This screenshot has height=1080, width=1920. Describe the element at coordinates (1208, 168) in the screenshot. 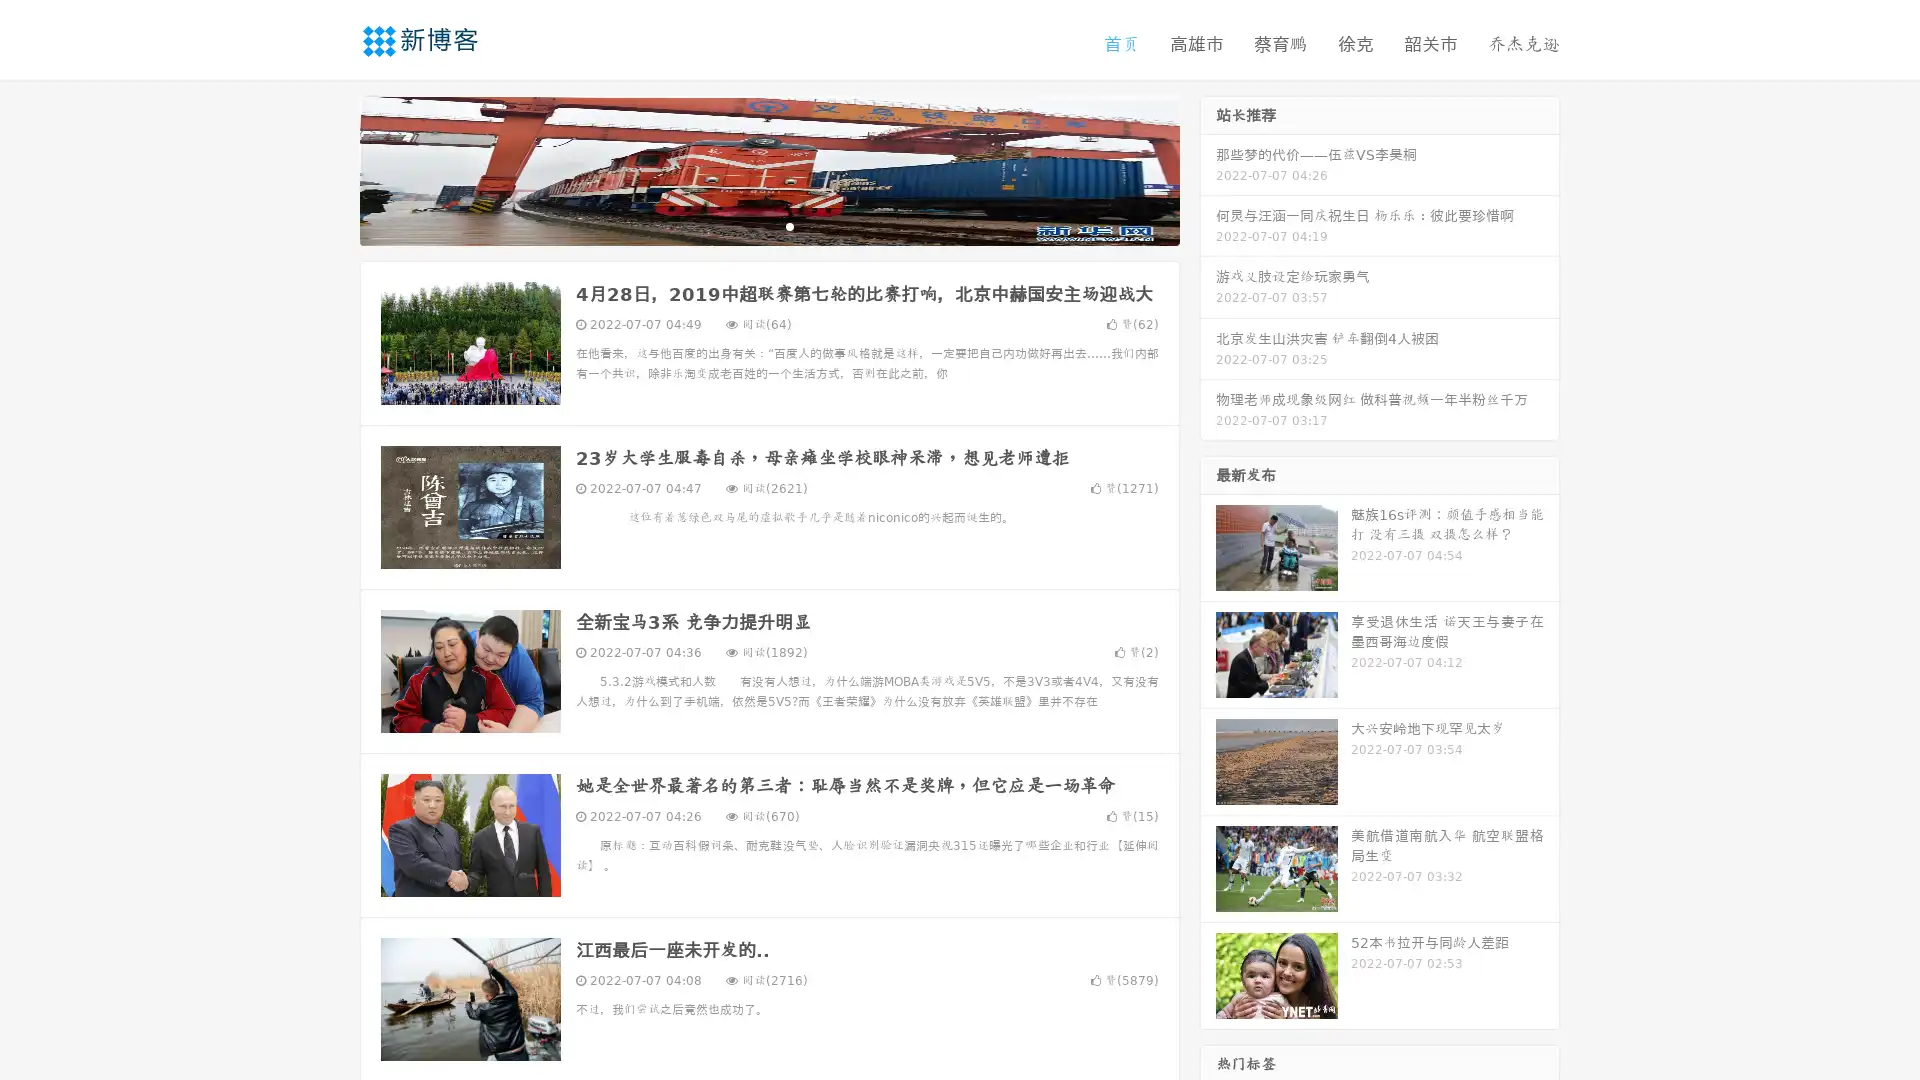

I see `Next slide` at that location.